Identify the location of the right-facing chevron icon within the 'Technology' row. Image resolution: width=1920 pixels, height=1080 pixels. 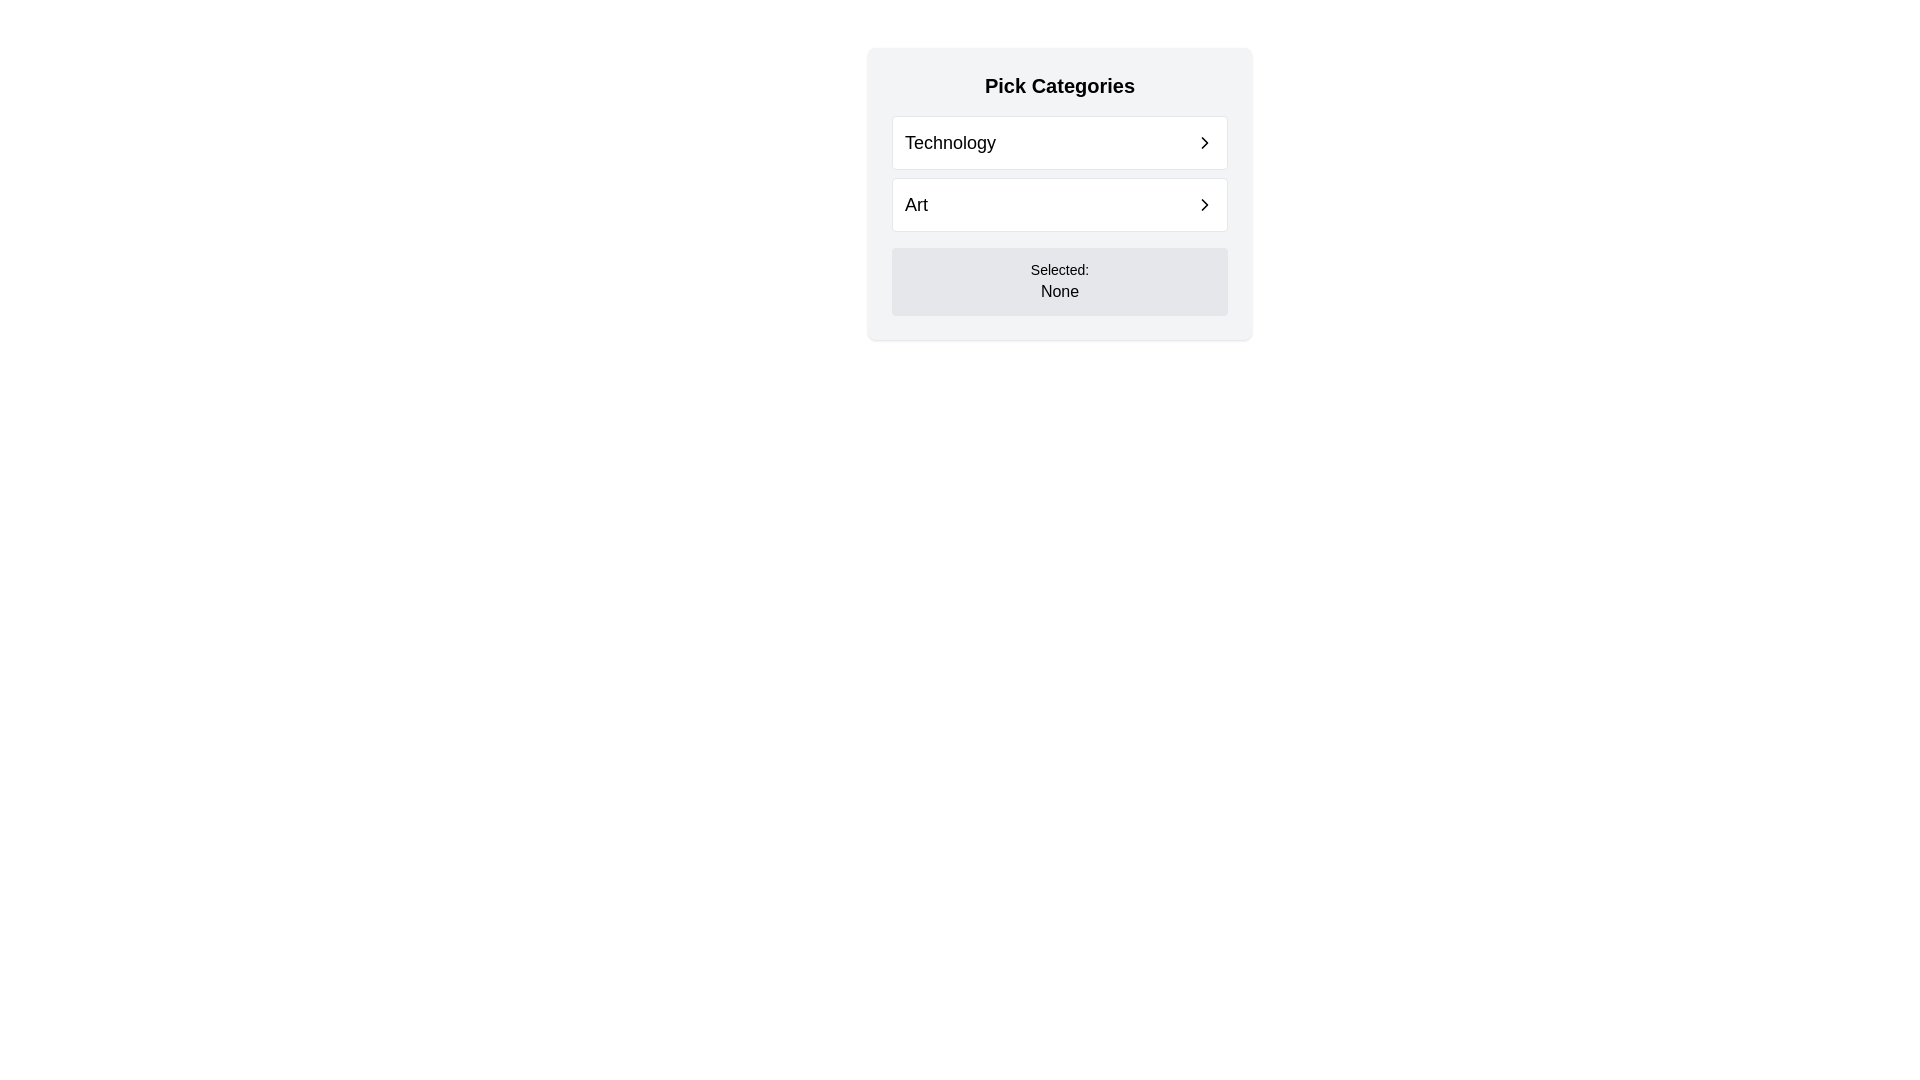
(1203, 141).